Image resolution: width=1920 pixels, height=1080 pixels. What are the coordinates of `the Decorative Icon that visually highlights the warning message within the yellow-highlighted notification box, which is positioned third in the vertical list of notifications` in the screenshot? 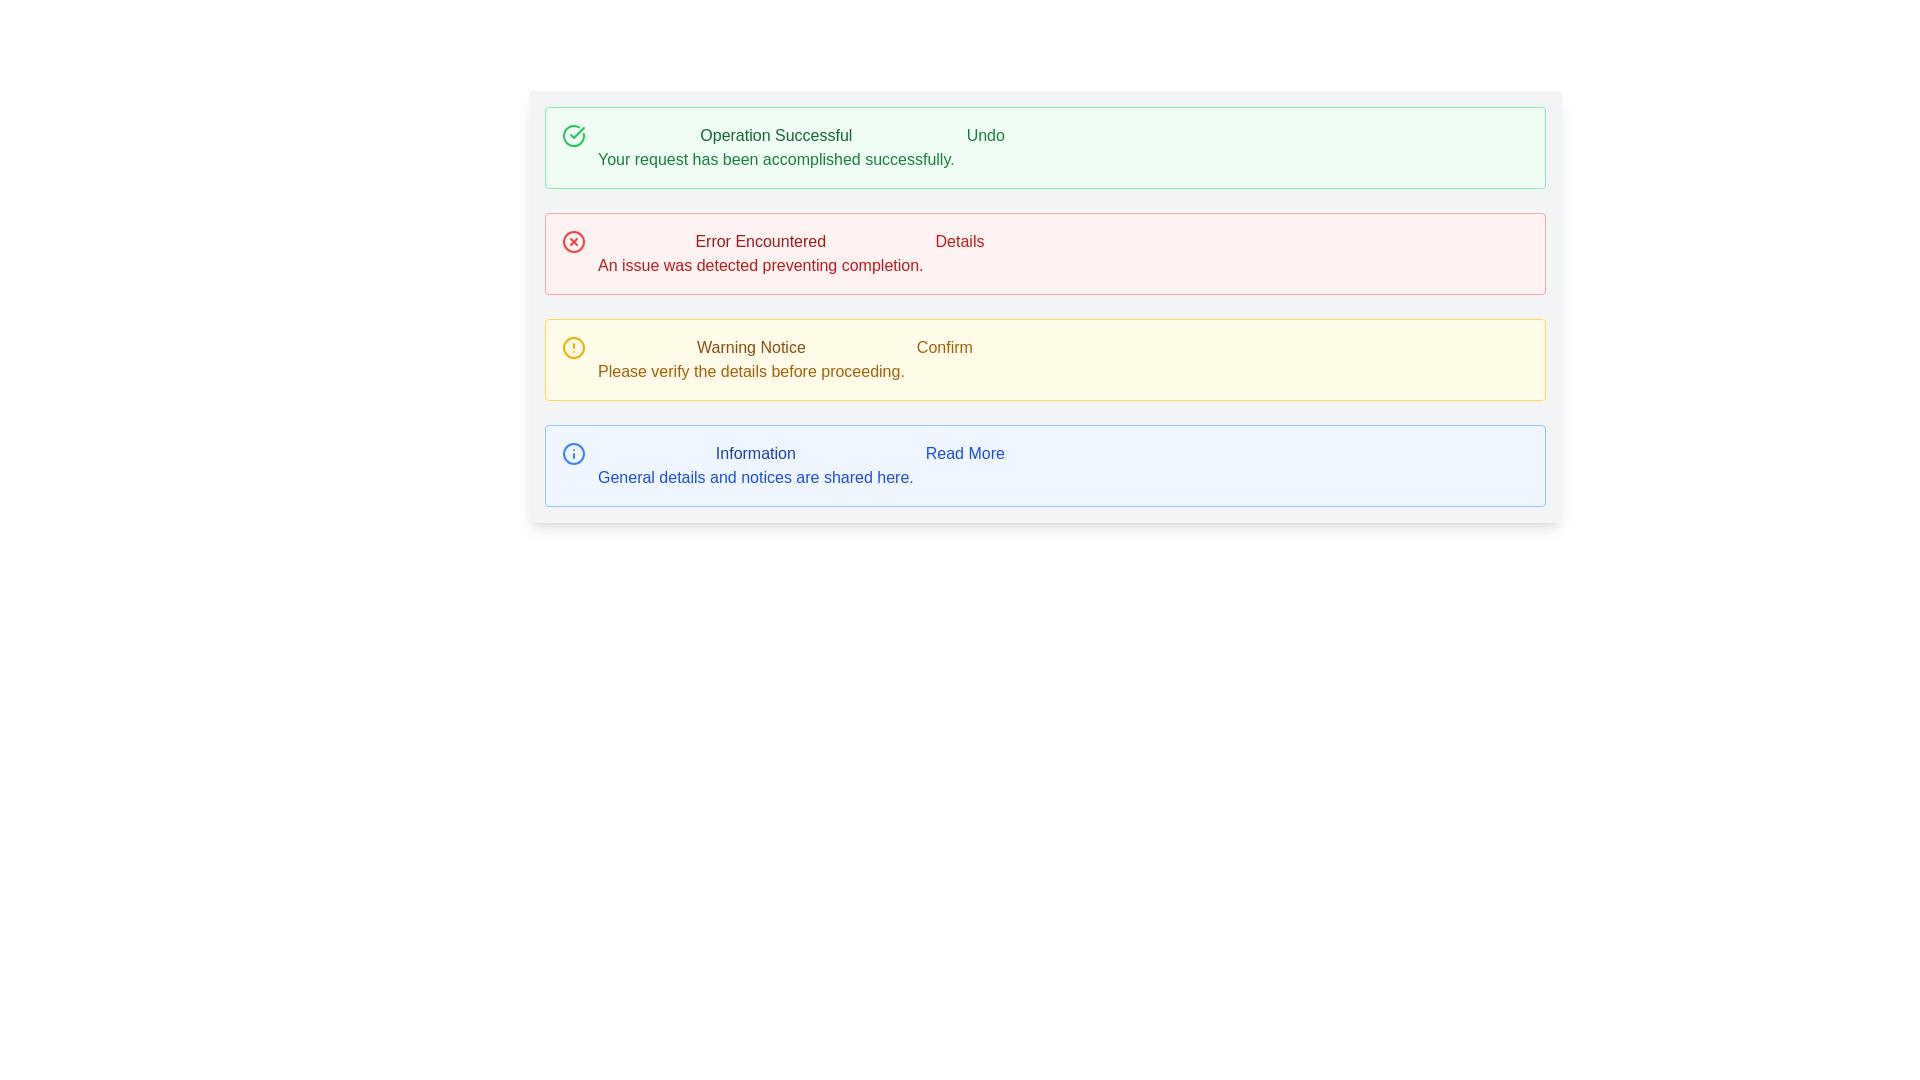 It's located at (573, 346).